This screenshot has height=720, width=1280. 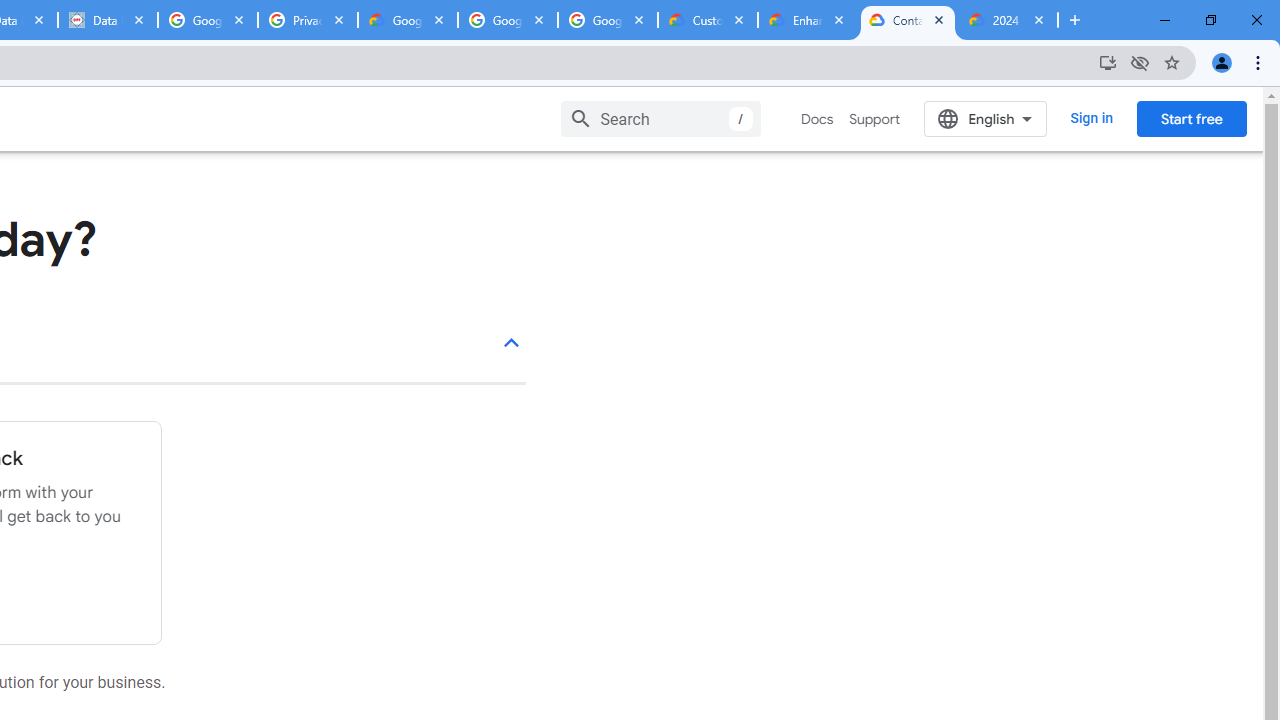 What do you see at coordinates (1106, 61) in the screenshot?
I see `'Install Google Cloud'` at bounding box center [1106, 61].